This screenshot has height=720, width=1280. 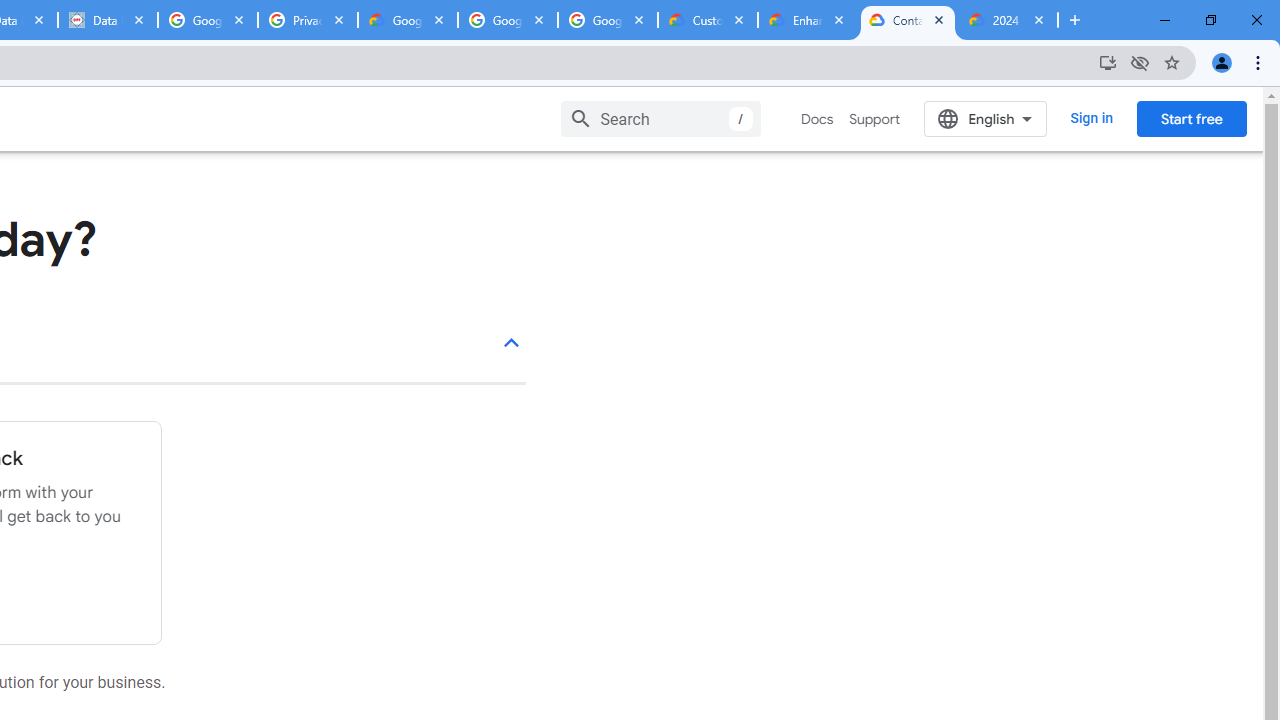 What do you see at coordinates (1106, 61) in the screenshot?
I see `'Install Google Cloud'` at bounding box center [1106, 61].